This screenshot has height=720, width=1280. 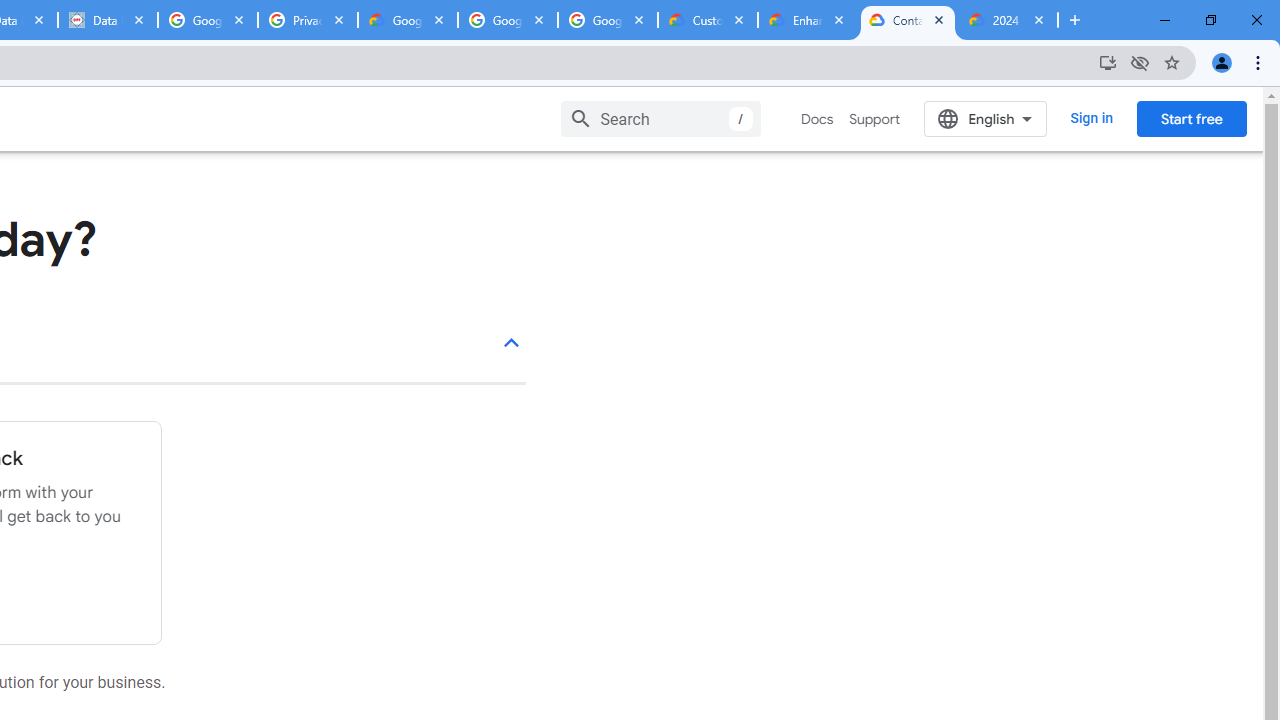 What do you see at coordinates (1106, 61) in the screenshot?
I see `'Install Google Cloud'` at bounding box center [1106, 61].